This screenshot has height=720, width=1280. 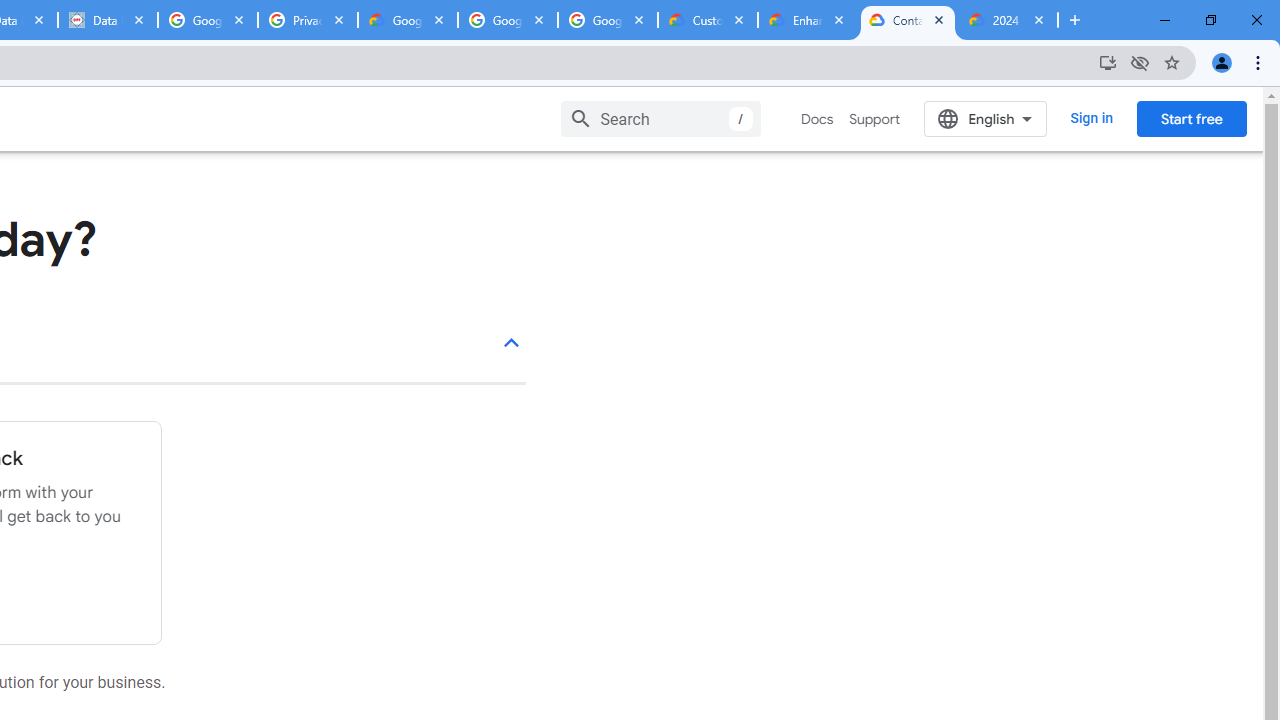 What do you see at coordinates (1106, 61) in the screenshot?
I see `'Install Google Cloud'` at bounding box center [1106, 61].